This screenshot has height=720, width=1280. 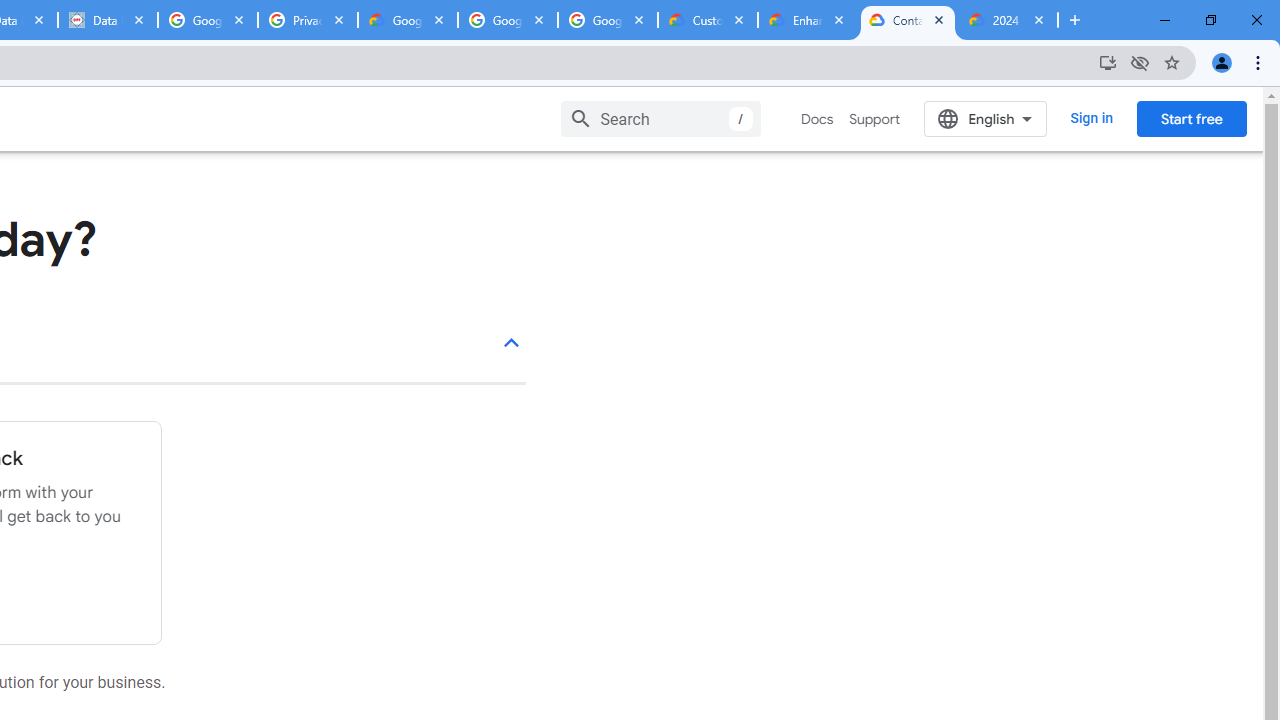 What do you see at coordinates (1106, 61) in the screenshot?
I see `'Install Google Cloud'` at bounding box center [1106, 61].